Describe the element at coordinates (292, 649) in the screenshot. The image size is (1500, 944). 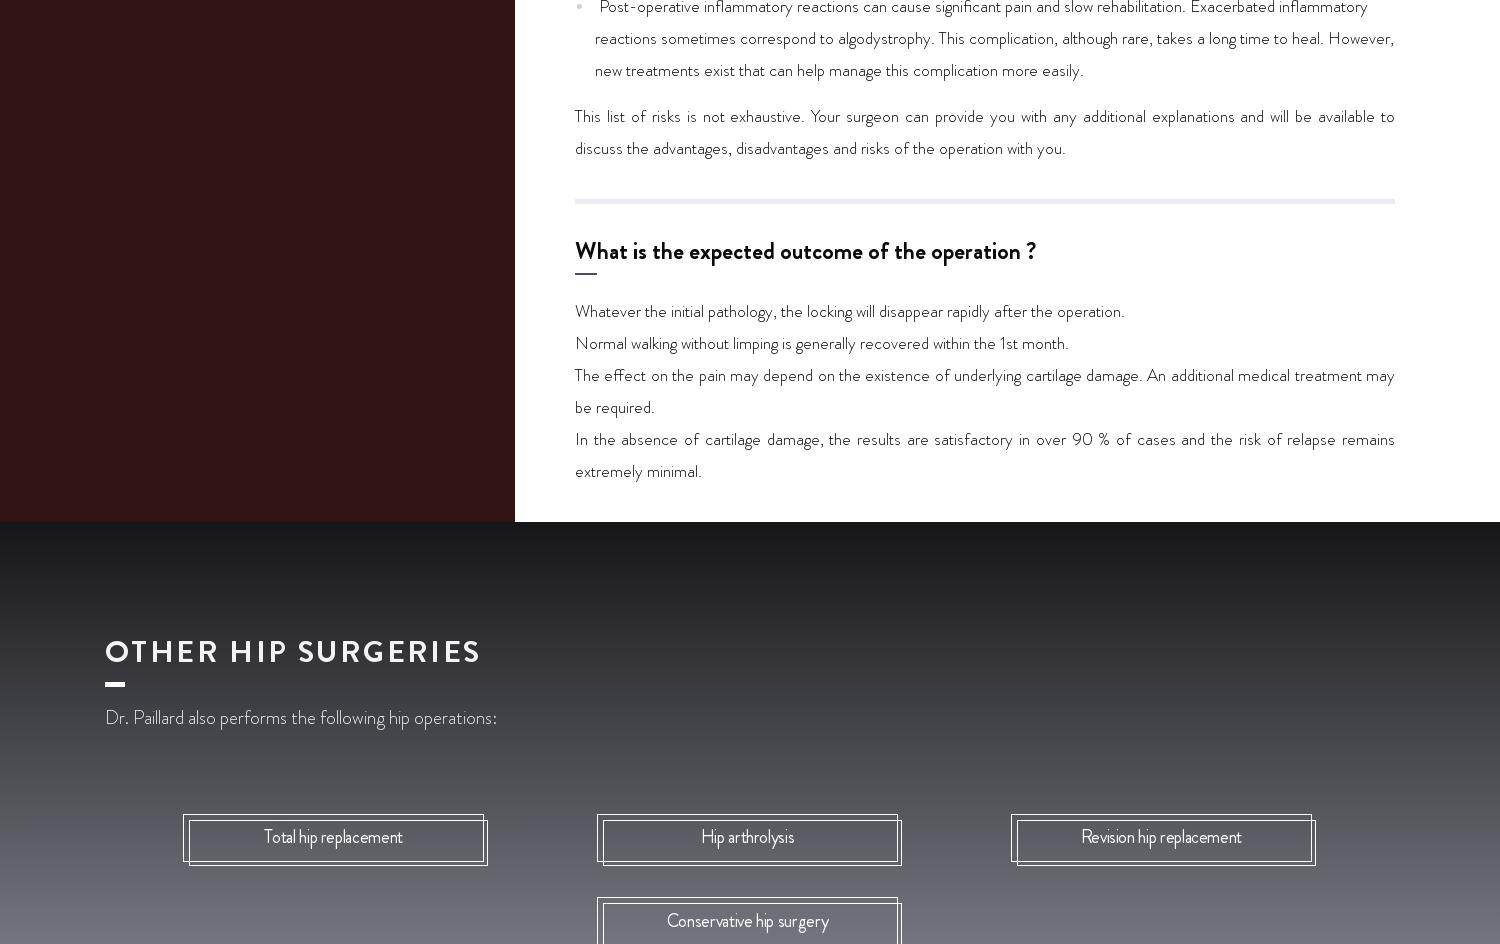
I see `'Other hip surgeries'` at that location.